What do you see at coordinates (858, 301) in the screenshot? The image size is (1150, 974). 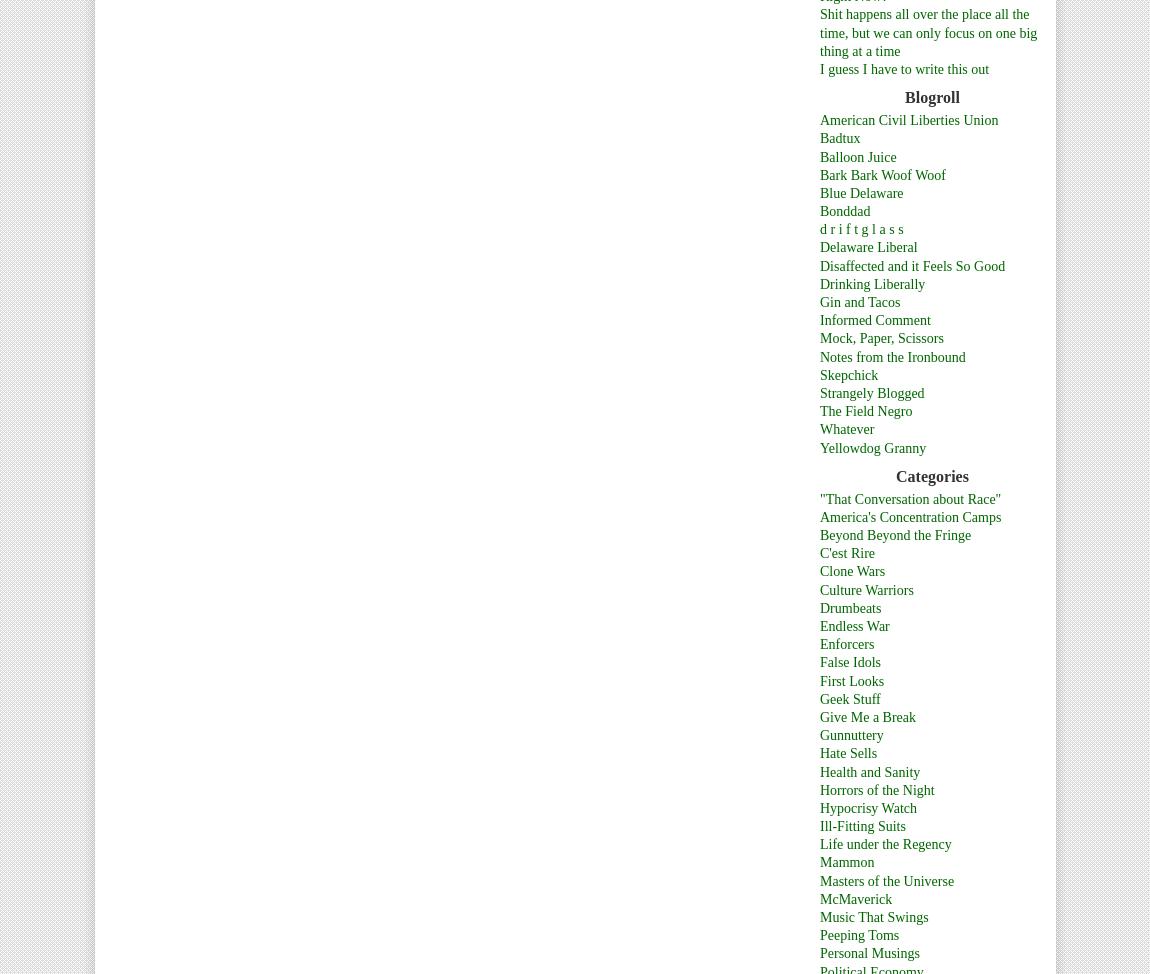 I see `'Gin and Tacos'` at bounding box center [858, 301].